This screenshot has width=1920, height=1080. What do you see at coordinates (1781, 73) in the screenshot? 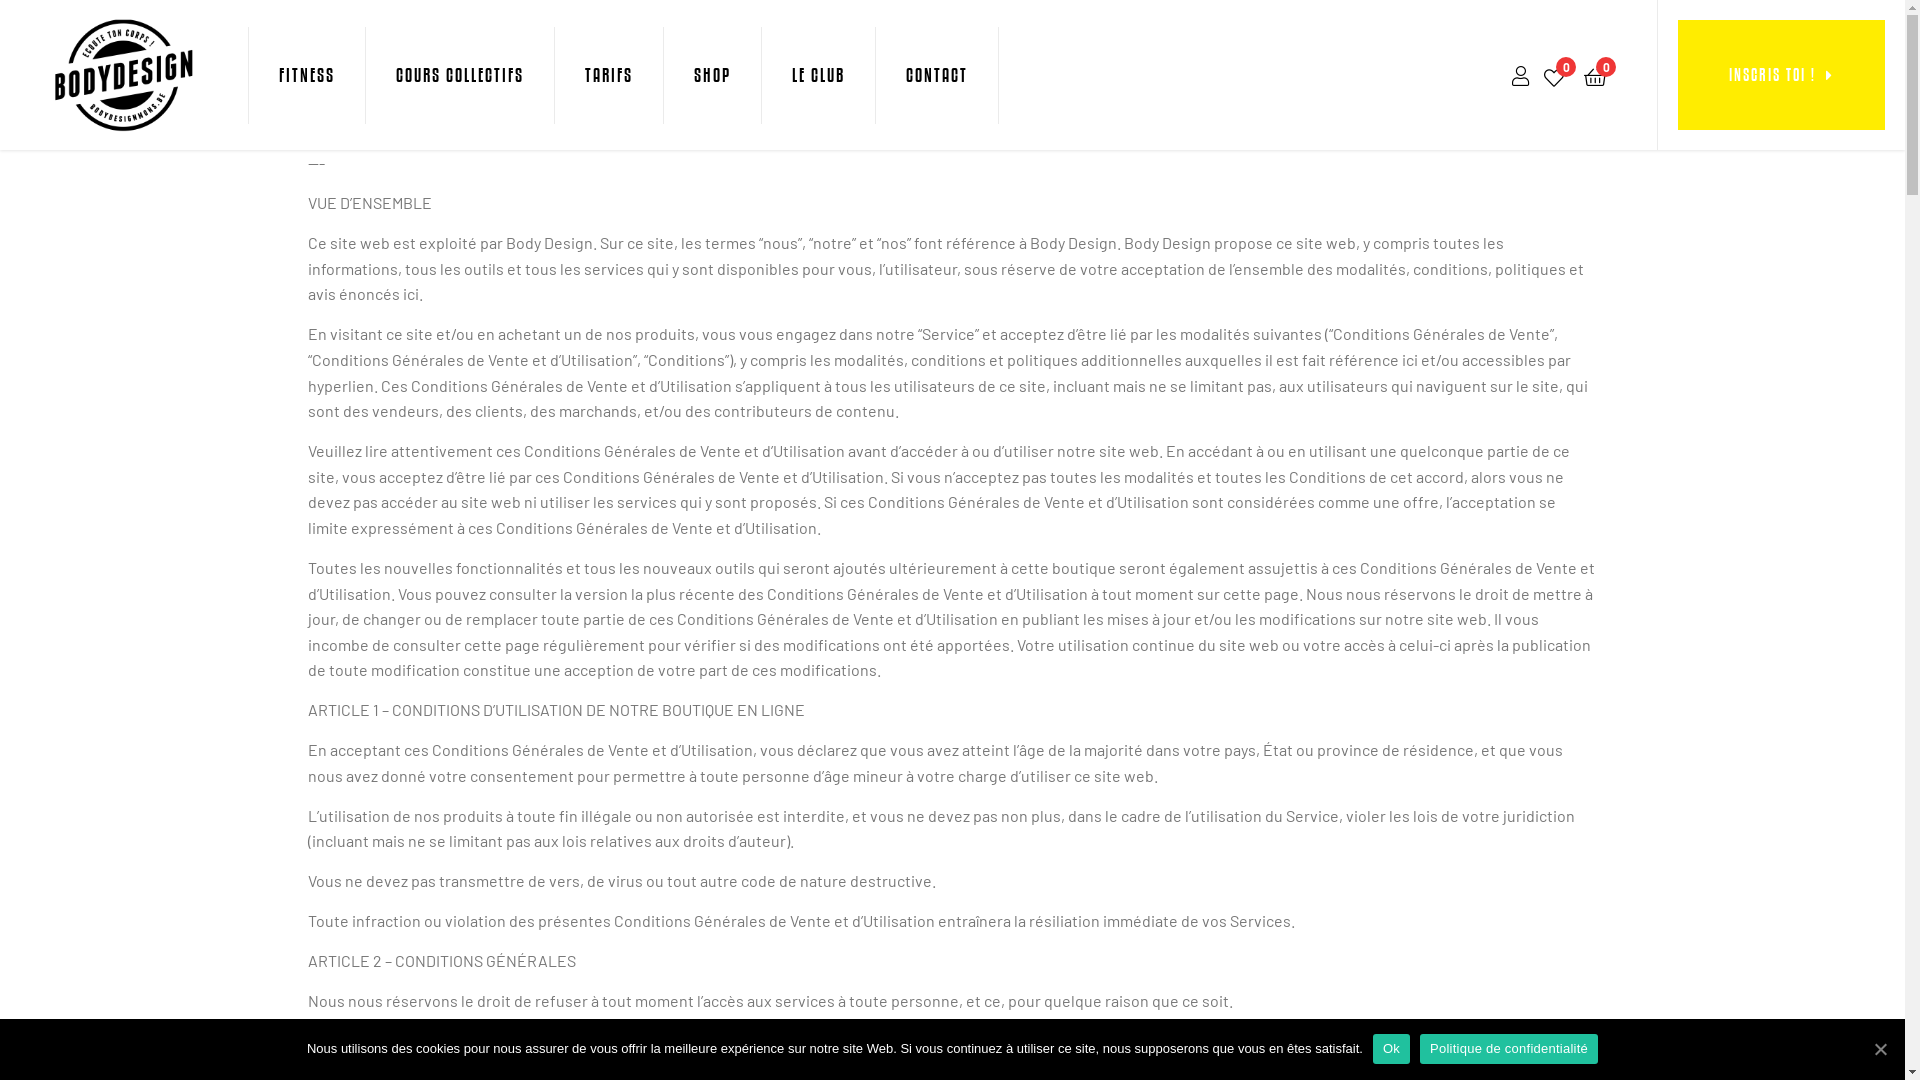
I see `'INSCRIS TOI !'` at bounding box center [1781, 73].